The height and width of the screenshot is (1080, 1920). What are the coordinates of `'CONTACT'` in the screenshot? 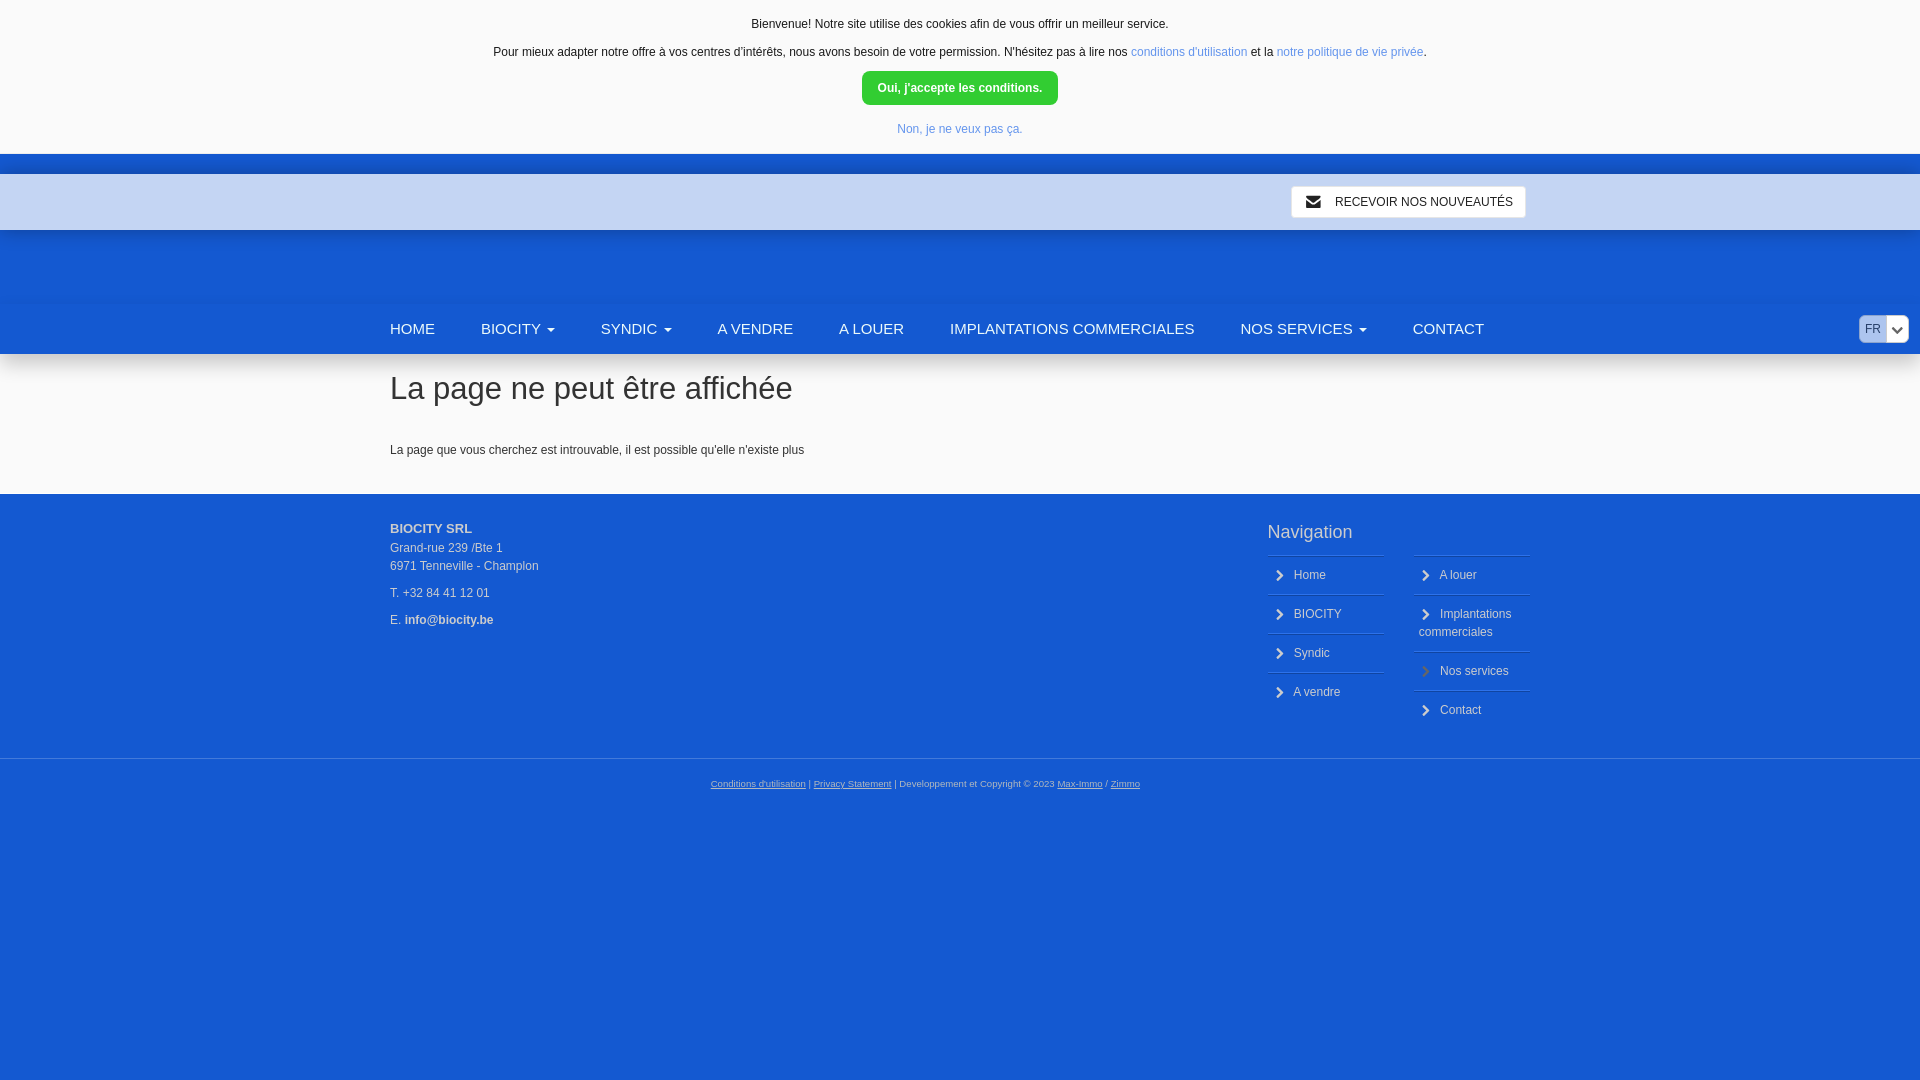 It's located at (1471, 327).